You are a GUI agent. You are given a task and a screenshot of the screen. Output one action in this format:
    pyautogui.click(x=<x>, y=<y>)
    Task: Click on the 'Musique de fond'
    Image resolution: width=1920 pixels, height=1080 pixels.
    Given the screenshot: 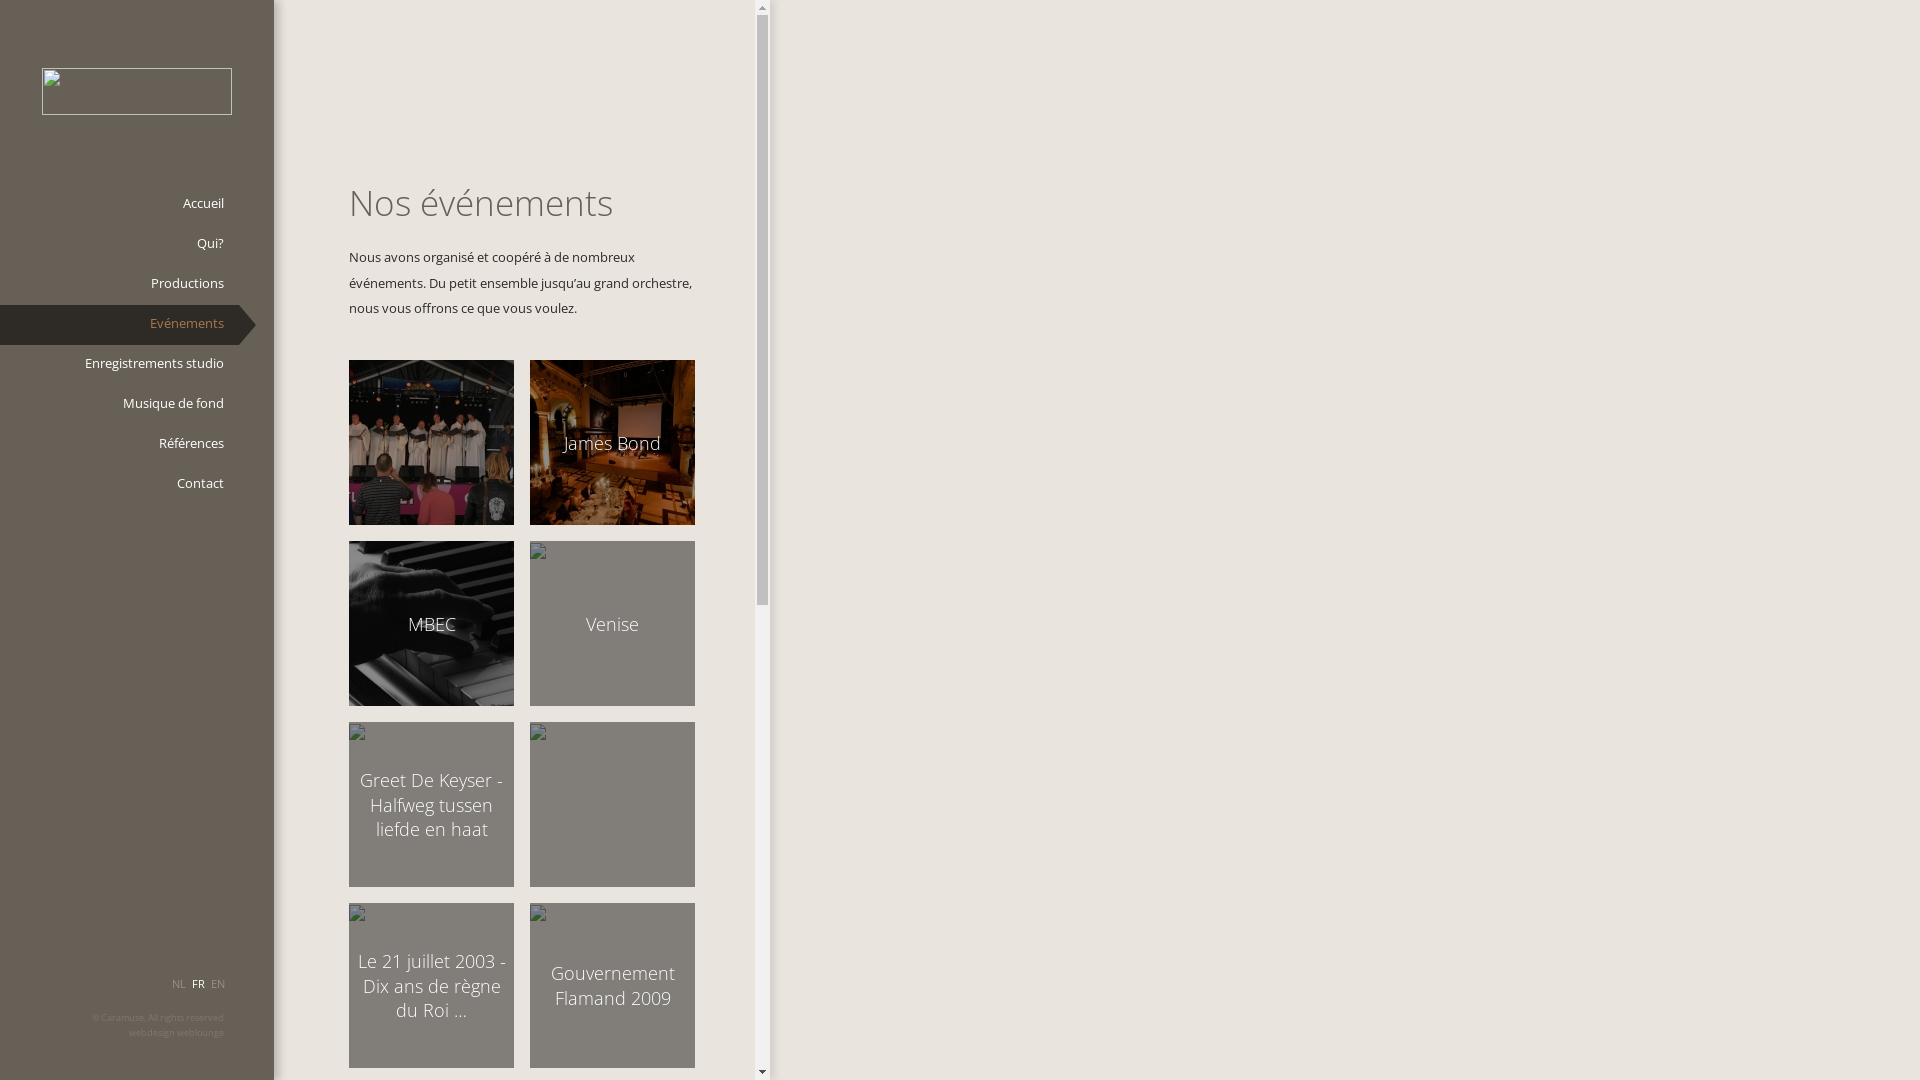 What is the action you would take?
    pyautogui.click(x=118, y=405)
    